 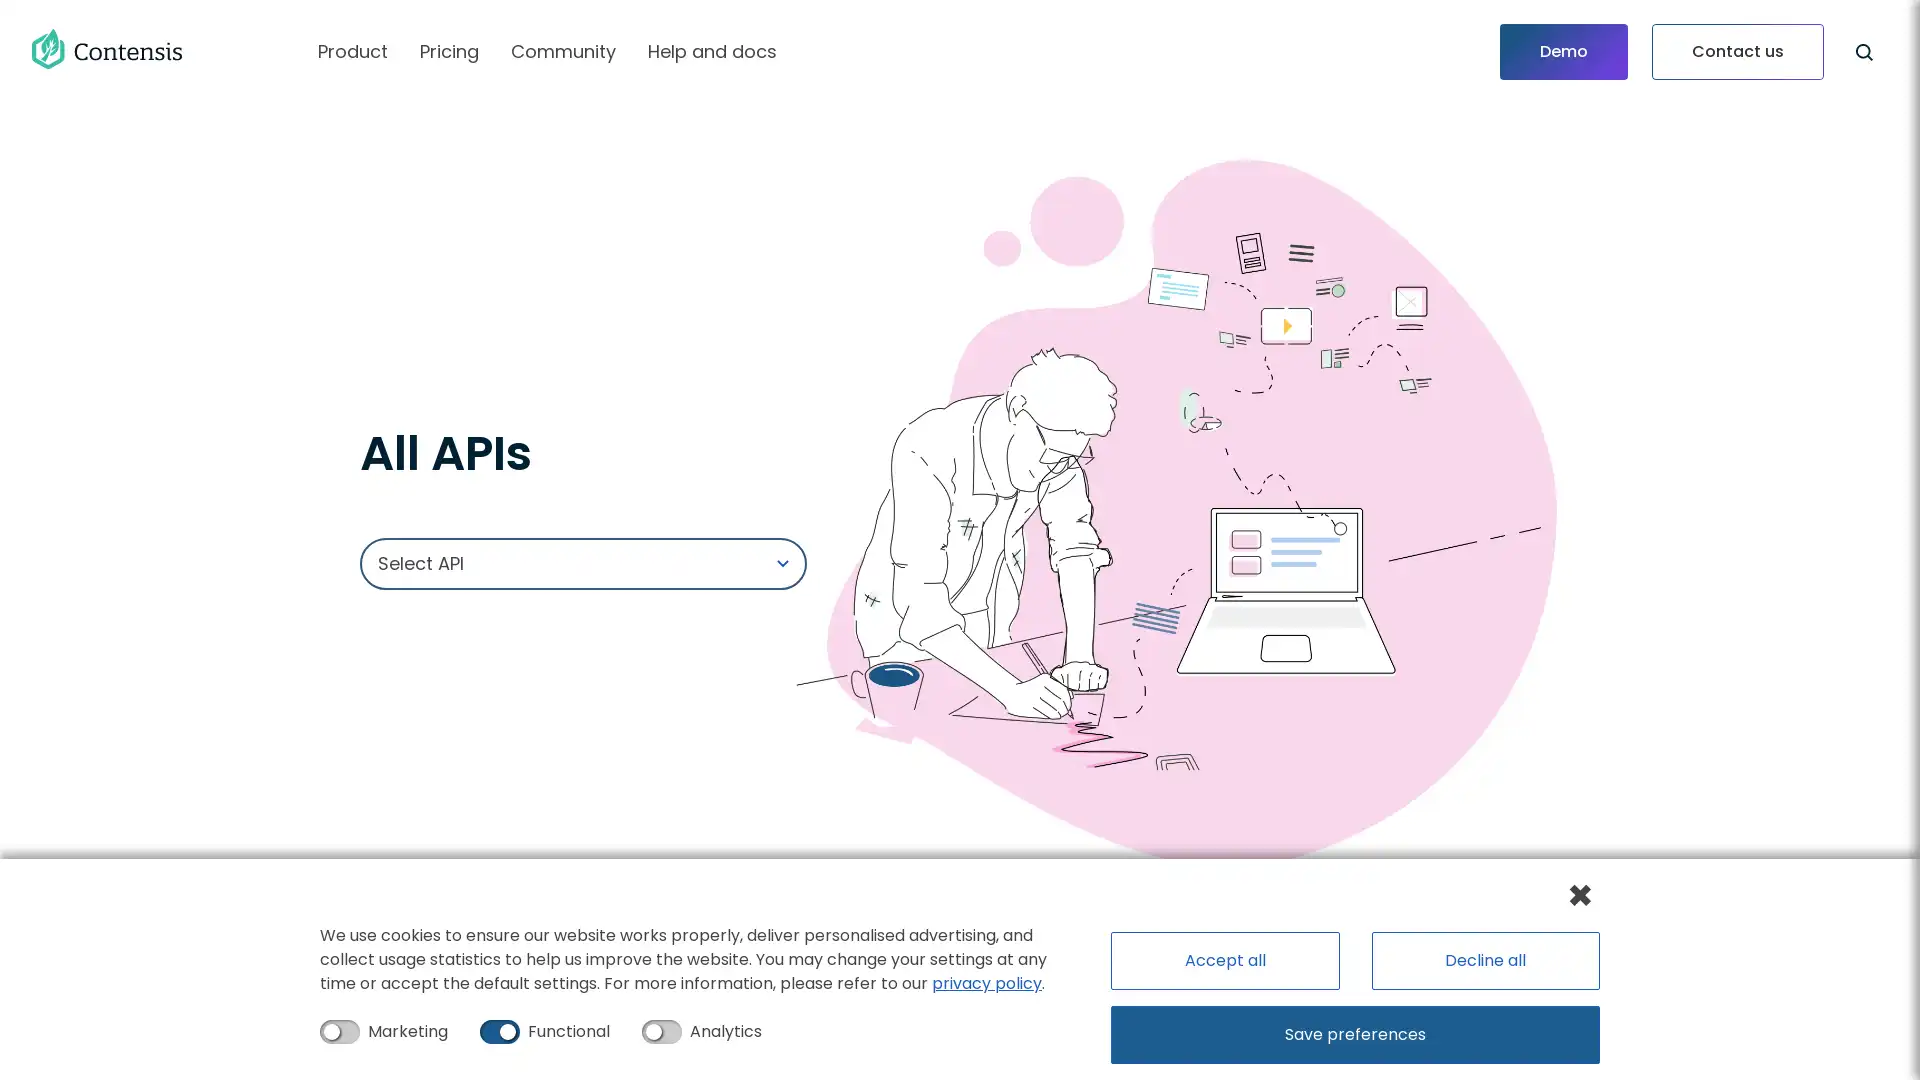 I want to click on Select API, so click(x=582, y=563).